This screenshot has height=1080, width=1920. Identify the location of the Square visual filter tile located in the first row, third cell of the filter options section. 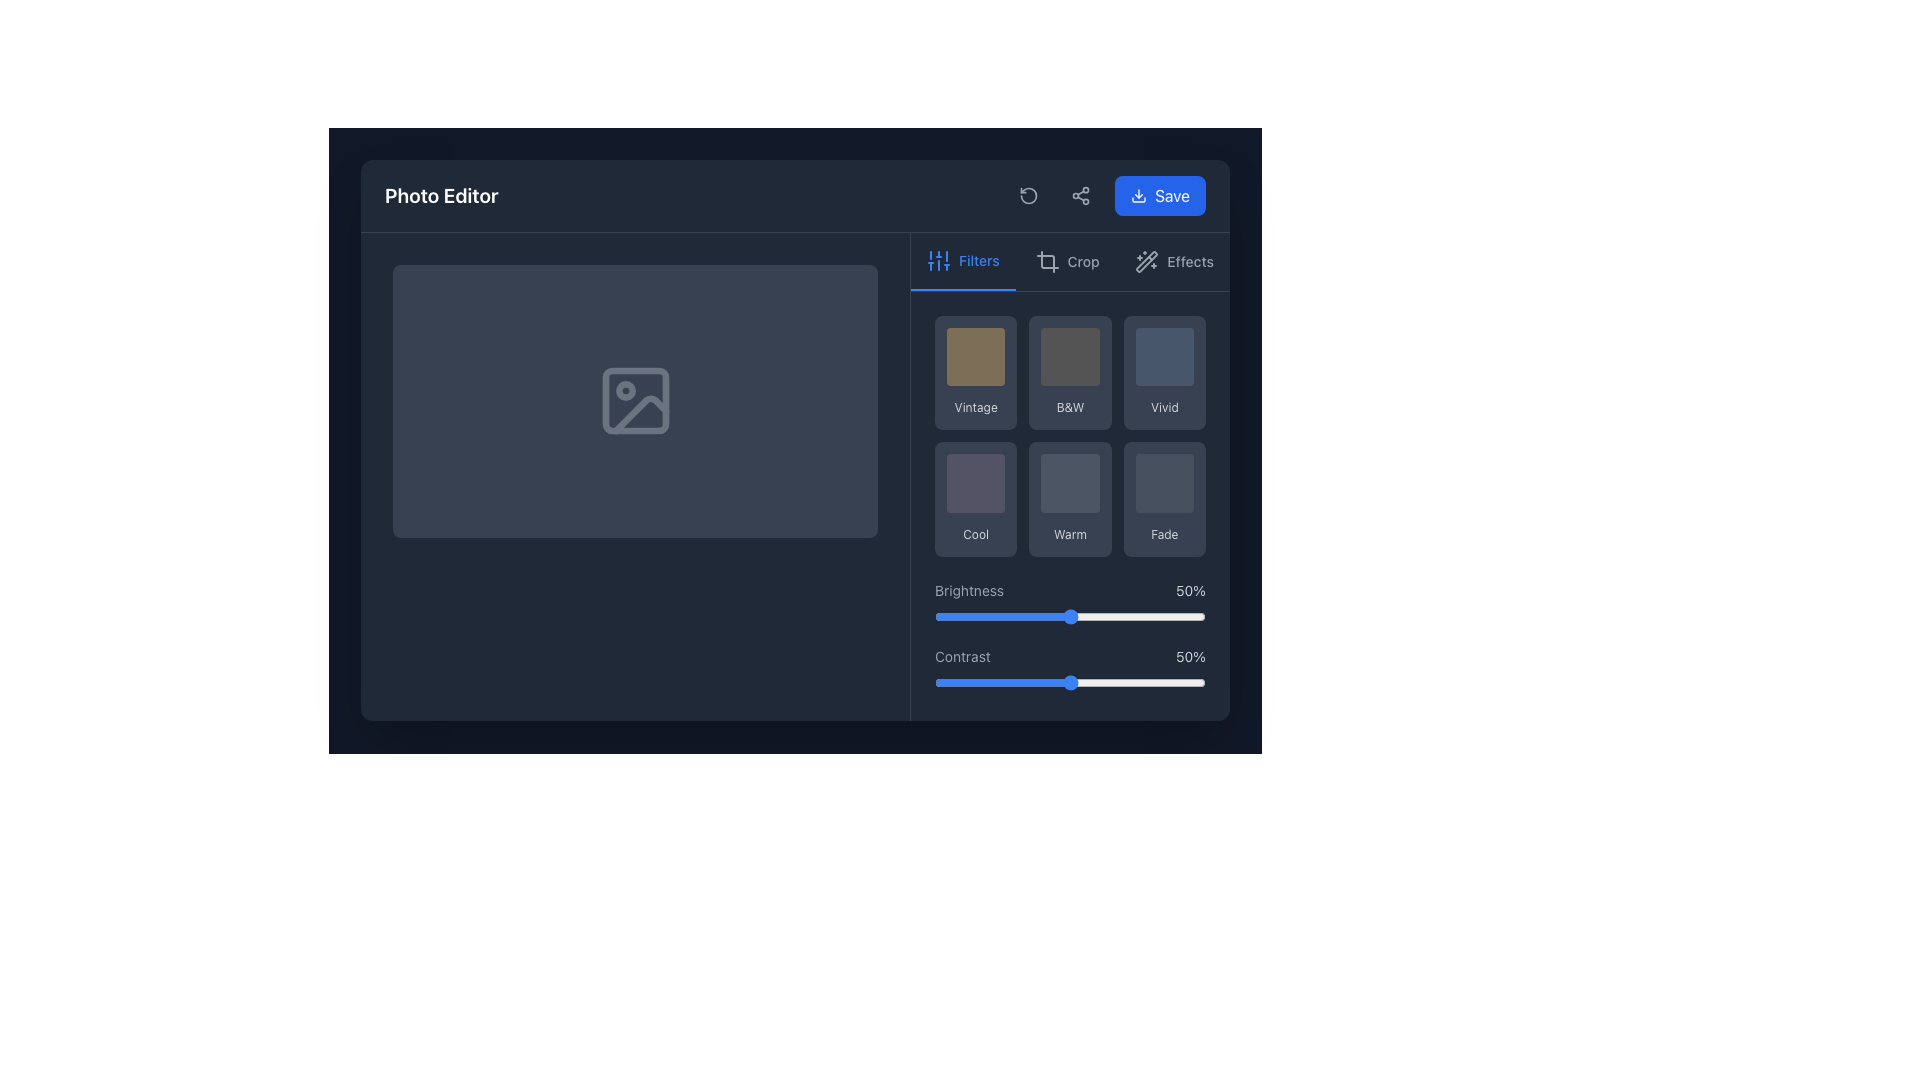
(1164, 356).